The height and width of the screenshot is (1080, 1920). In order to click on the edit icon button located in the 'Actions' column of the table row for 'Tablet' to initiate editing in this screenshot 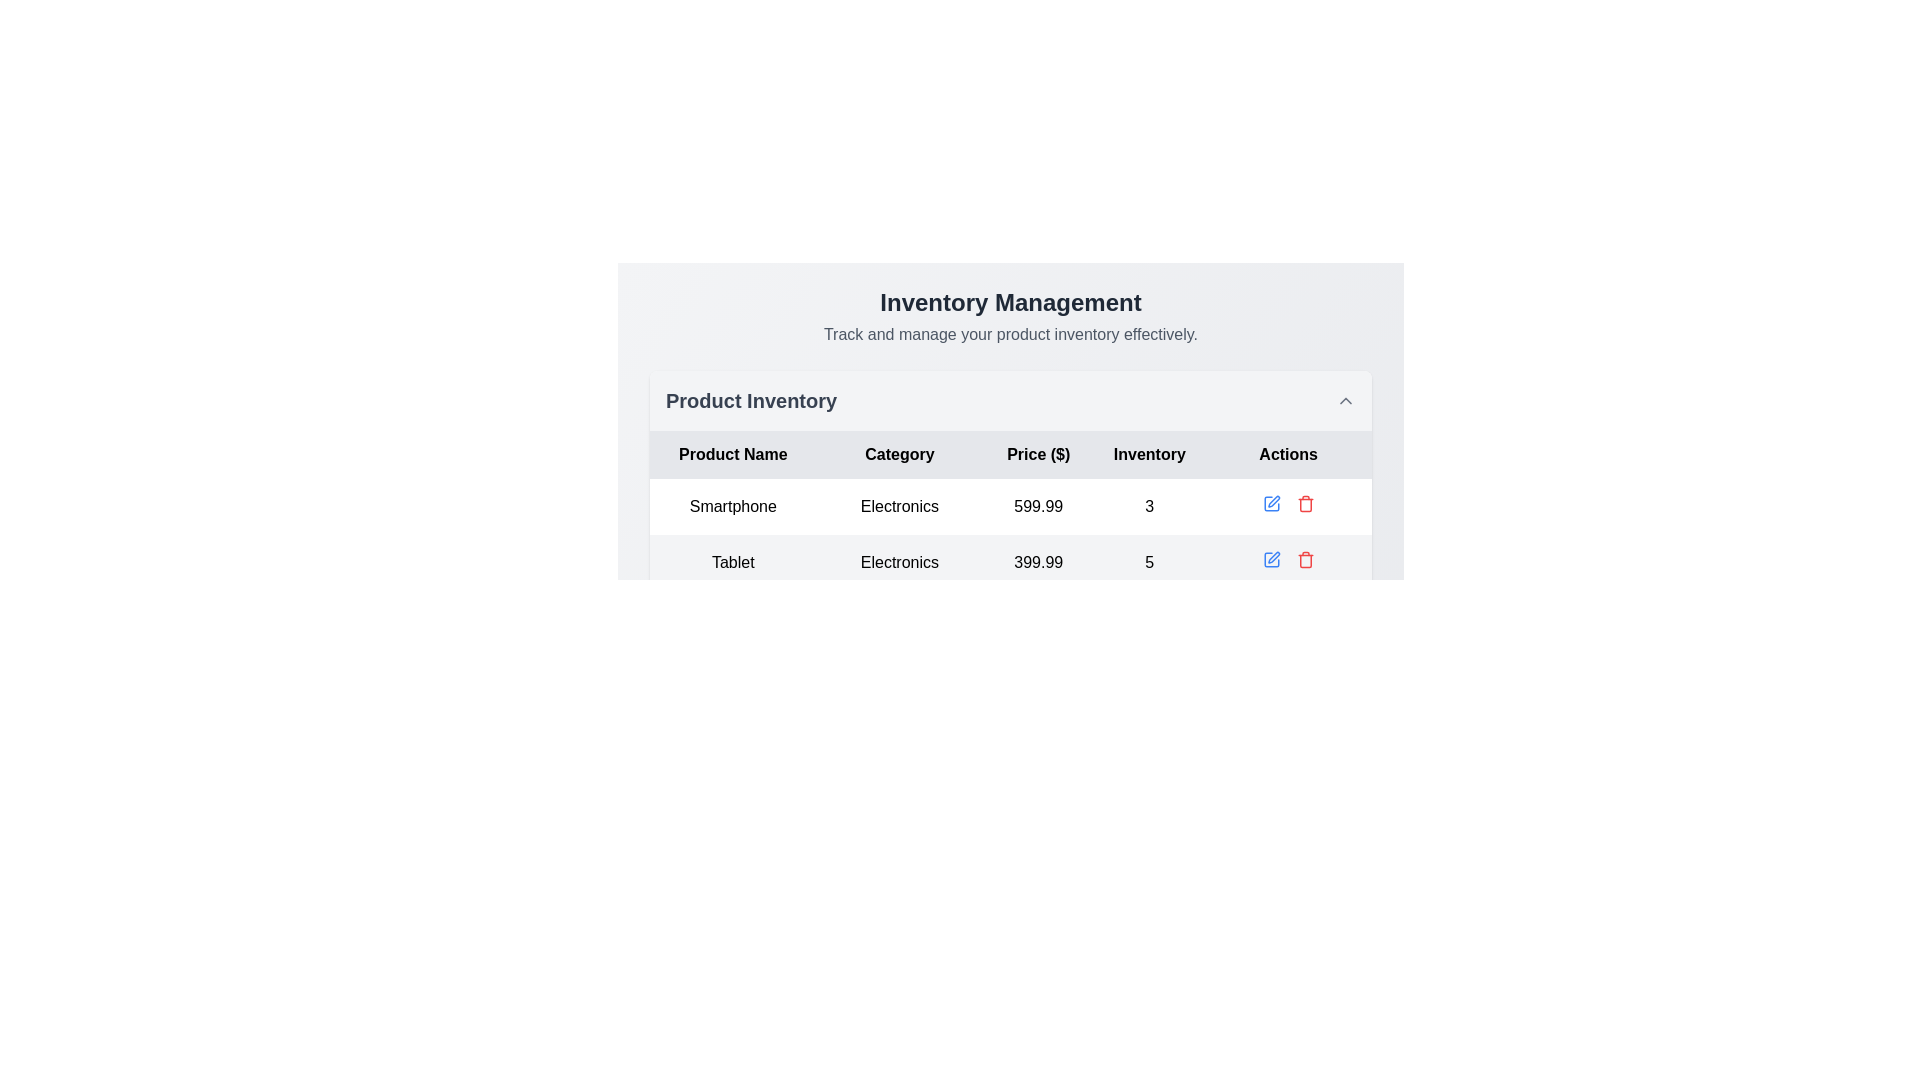, I will do `click(1272, 557)`.